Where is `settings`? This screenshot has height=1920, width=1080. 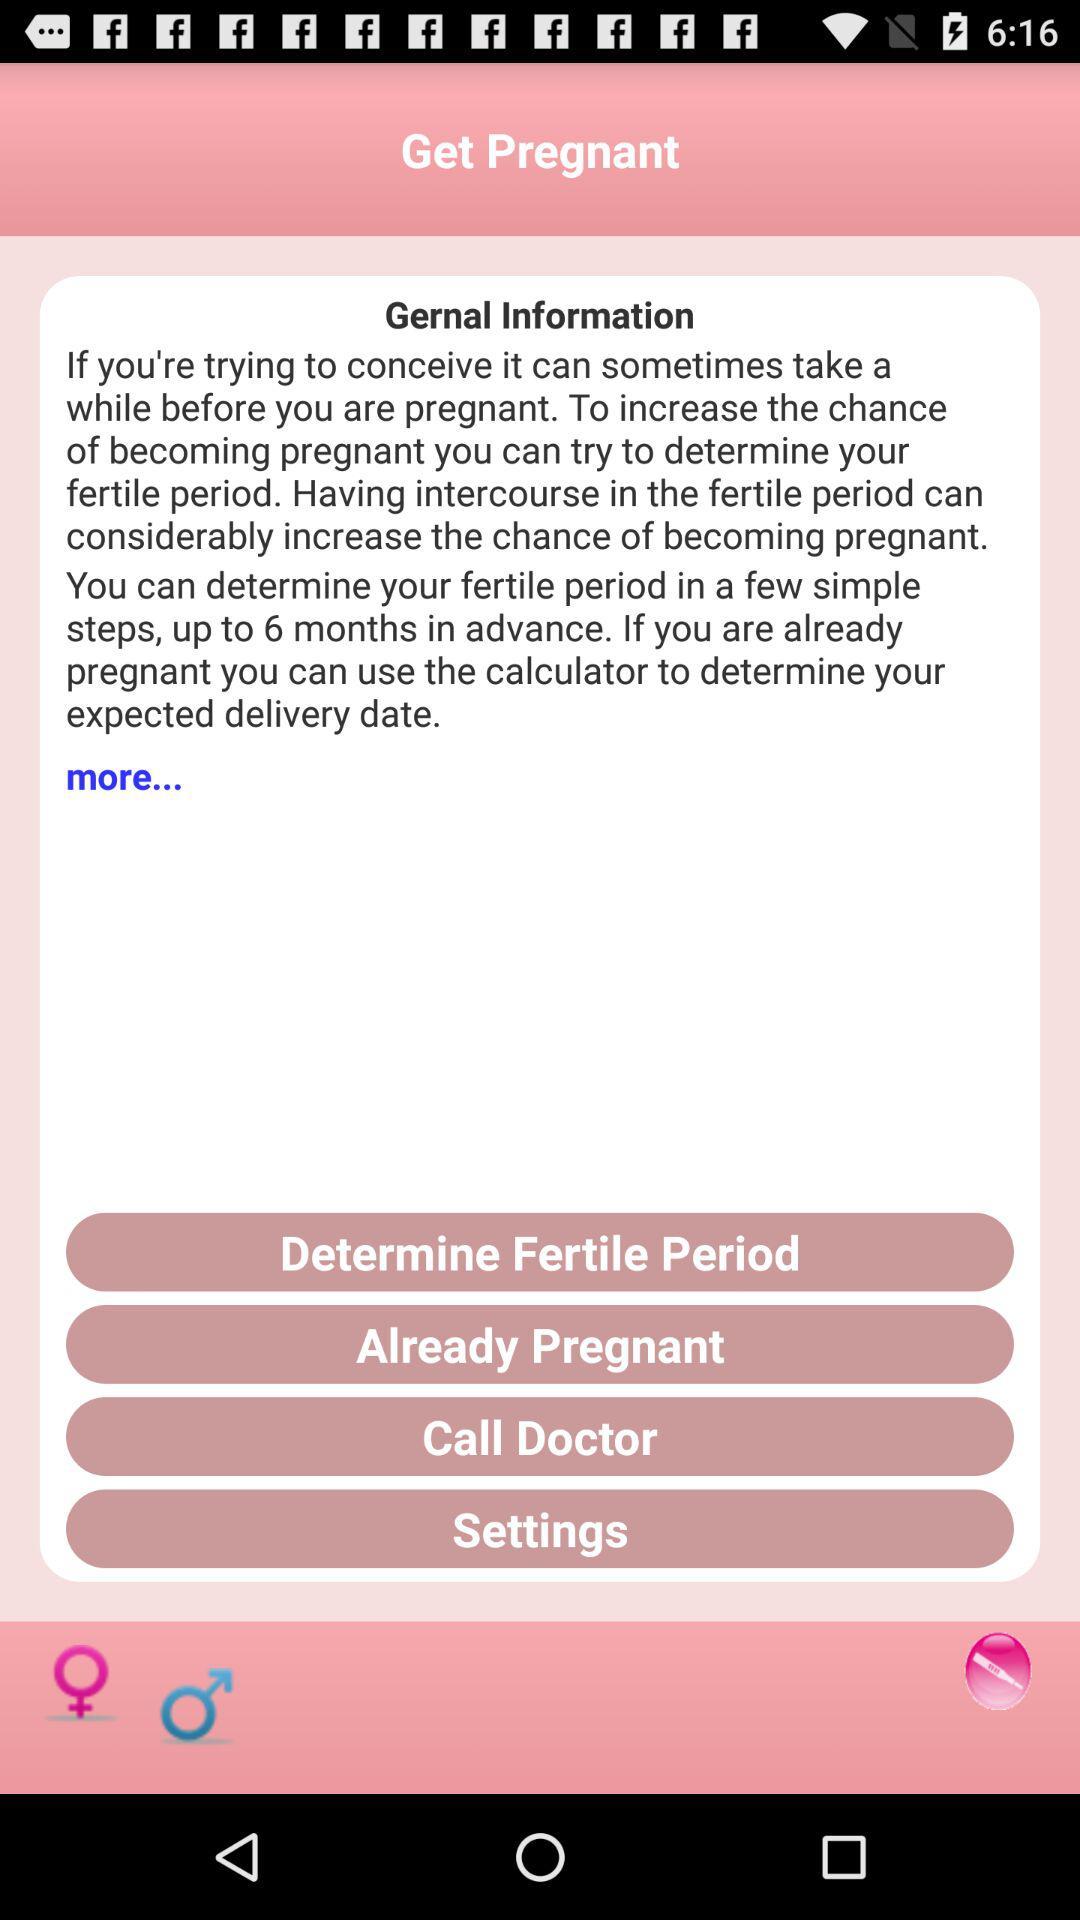
settings is located at coordinates (540, 1527).